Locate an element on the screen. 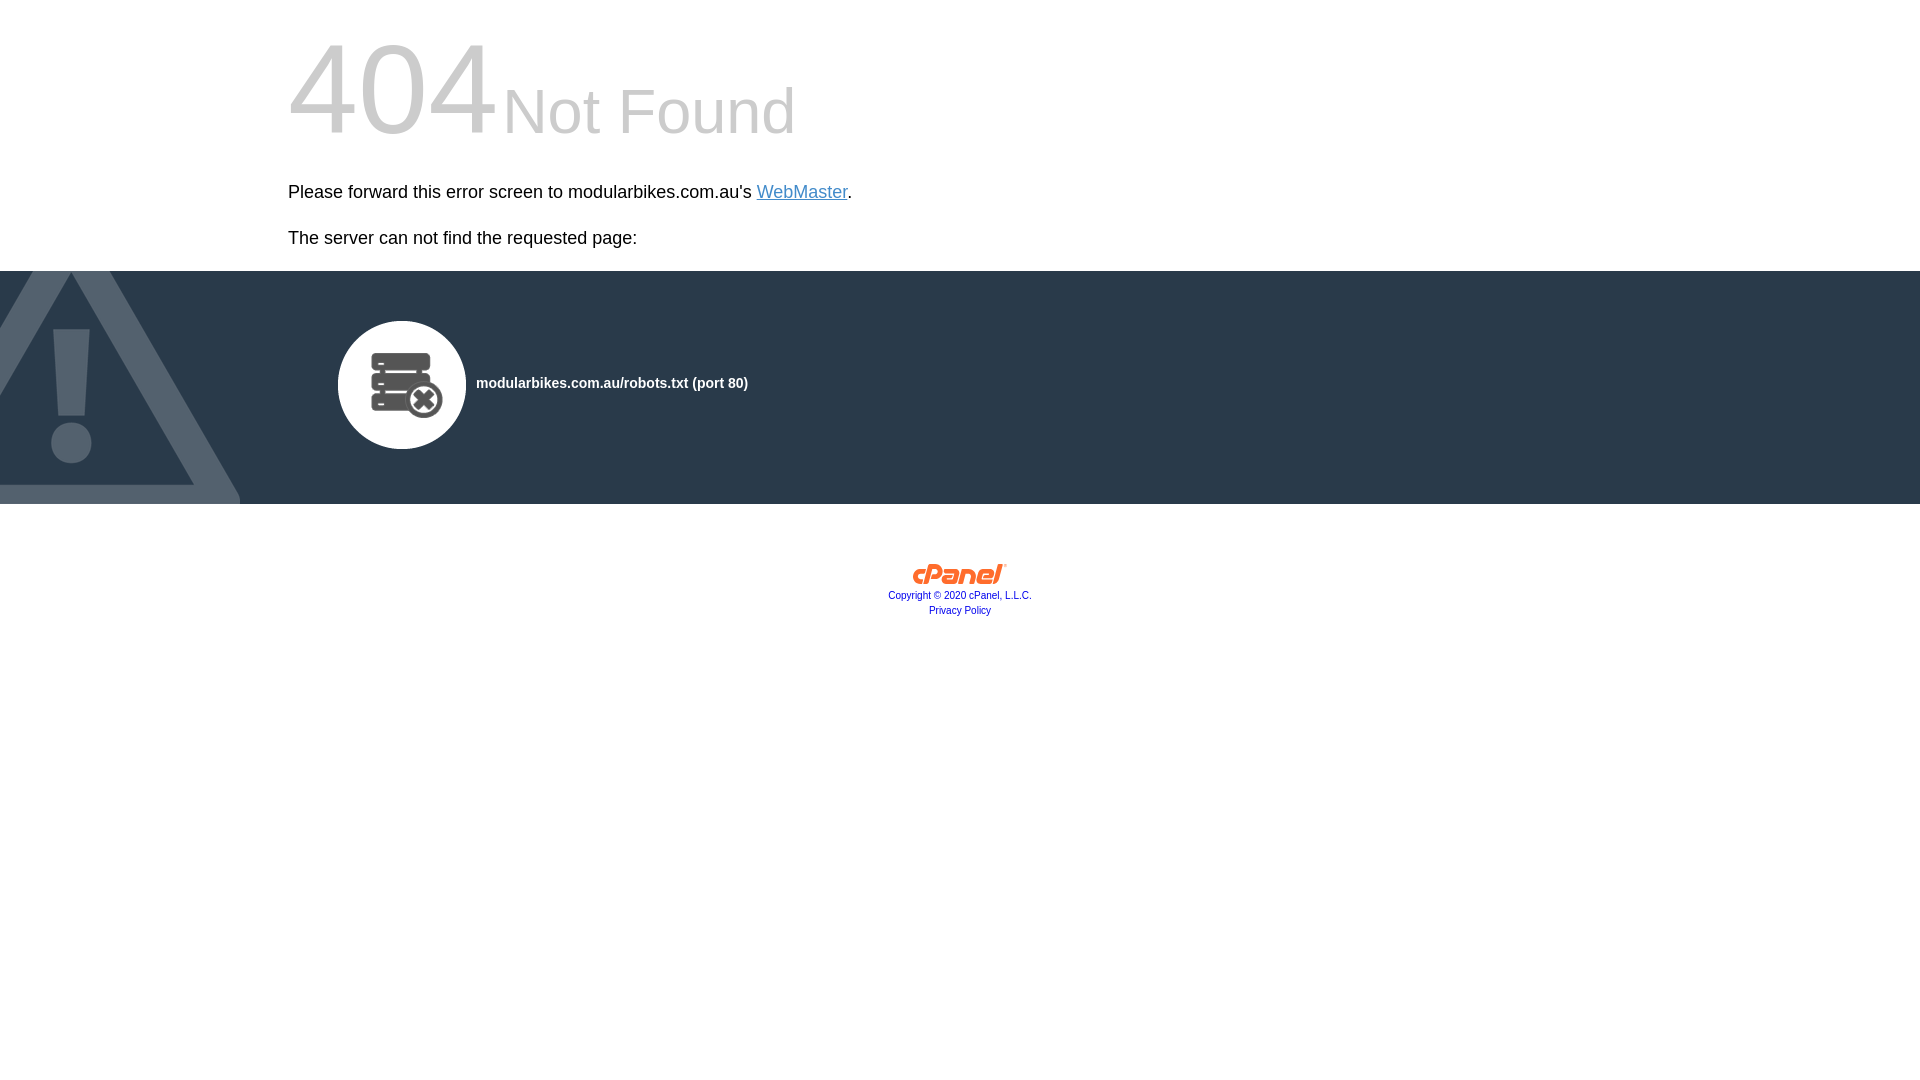 The height and width of the screenshot is (1080, 1920). 'WebMaster' is located at coordinates (802, 192).